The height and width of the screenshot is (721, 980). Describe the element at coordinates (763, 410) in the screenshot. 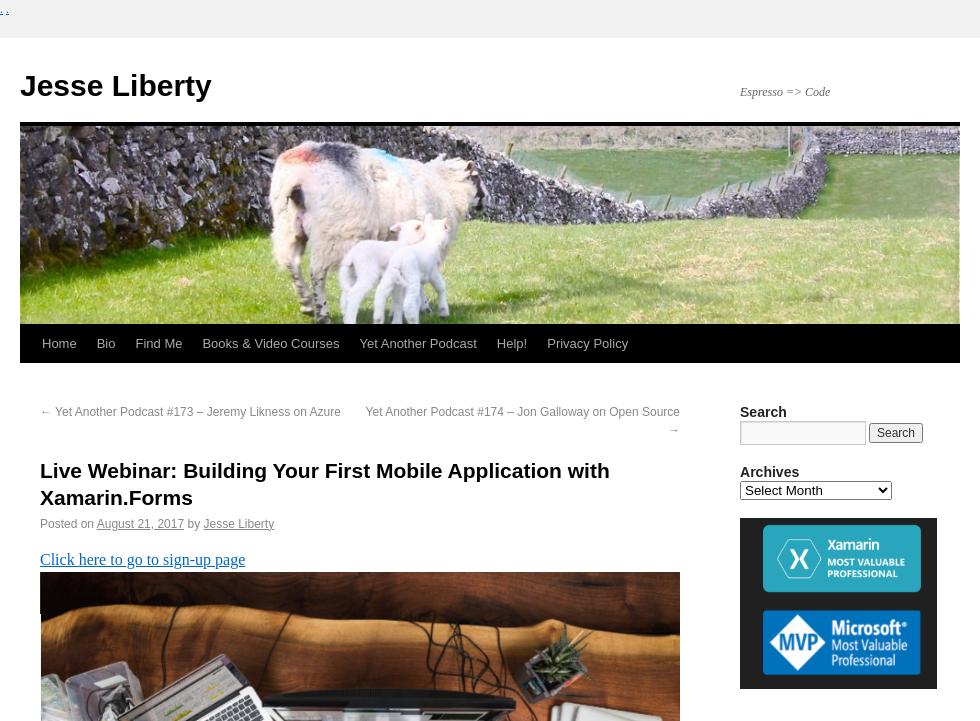

I see `'Search'` at that location.